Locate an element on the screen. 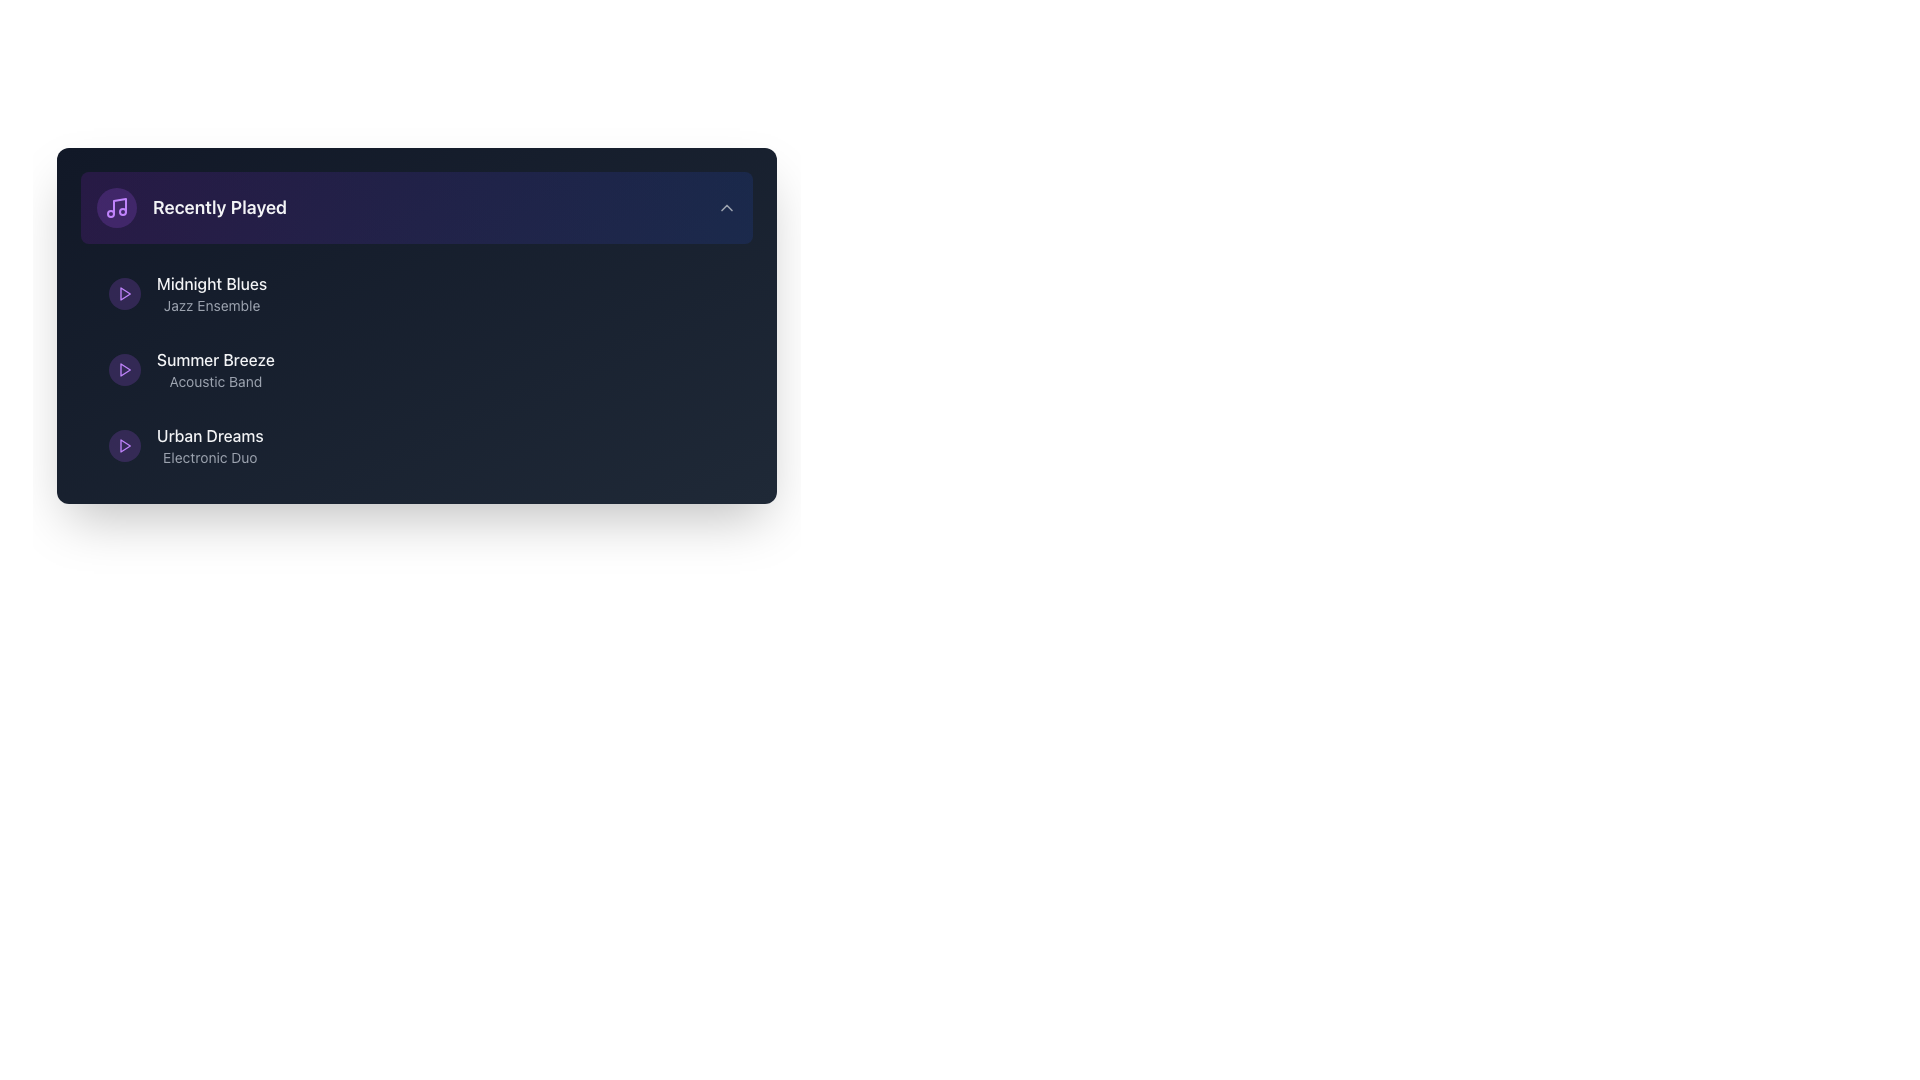  the shuffle button located in the lower section of the 'Recently Played' area, to the right of 'Urban Dreams' is located at coordinates (627, 445).